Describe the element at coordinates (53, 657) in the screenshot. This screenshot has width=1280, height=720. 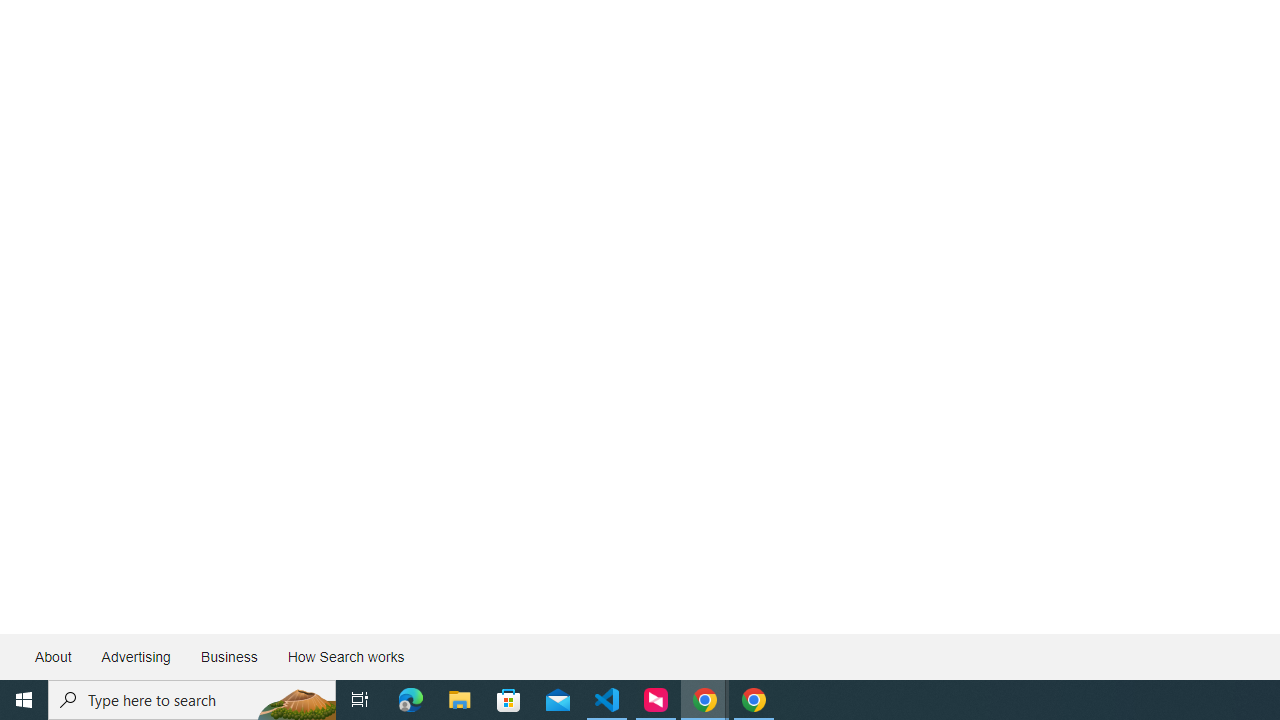
I see `'About'` at that location.